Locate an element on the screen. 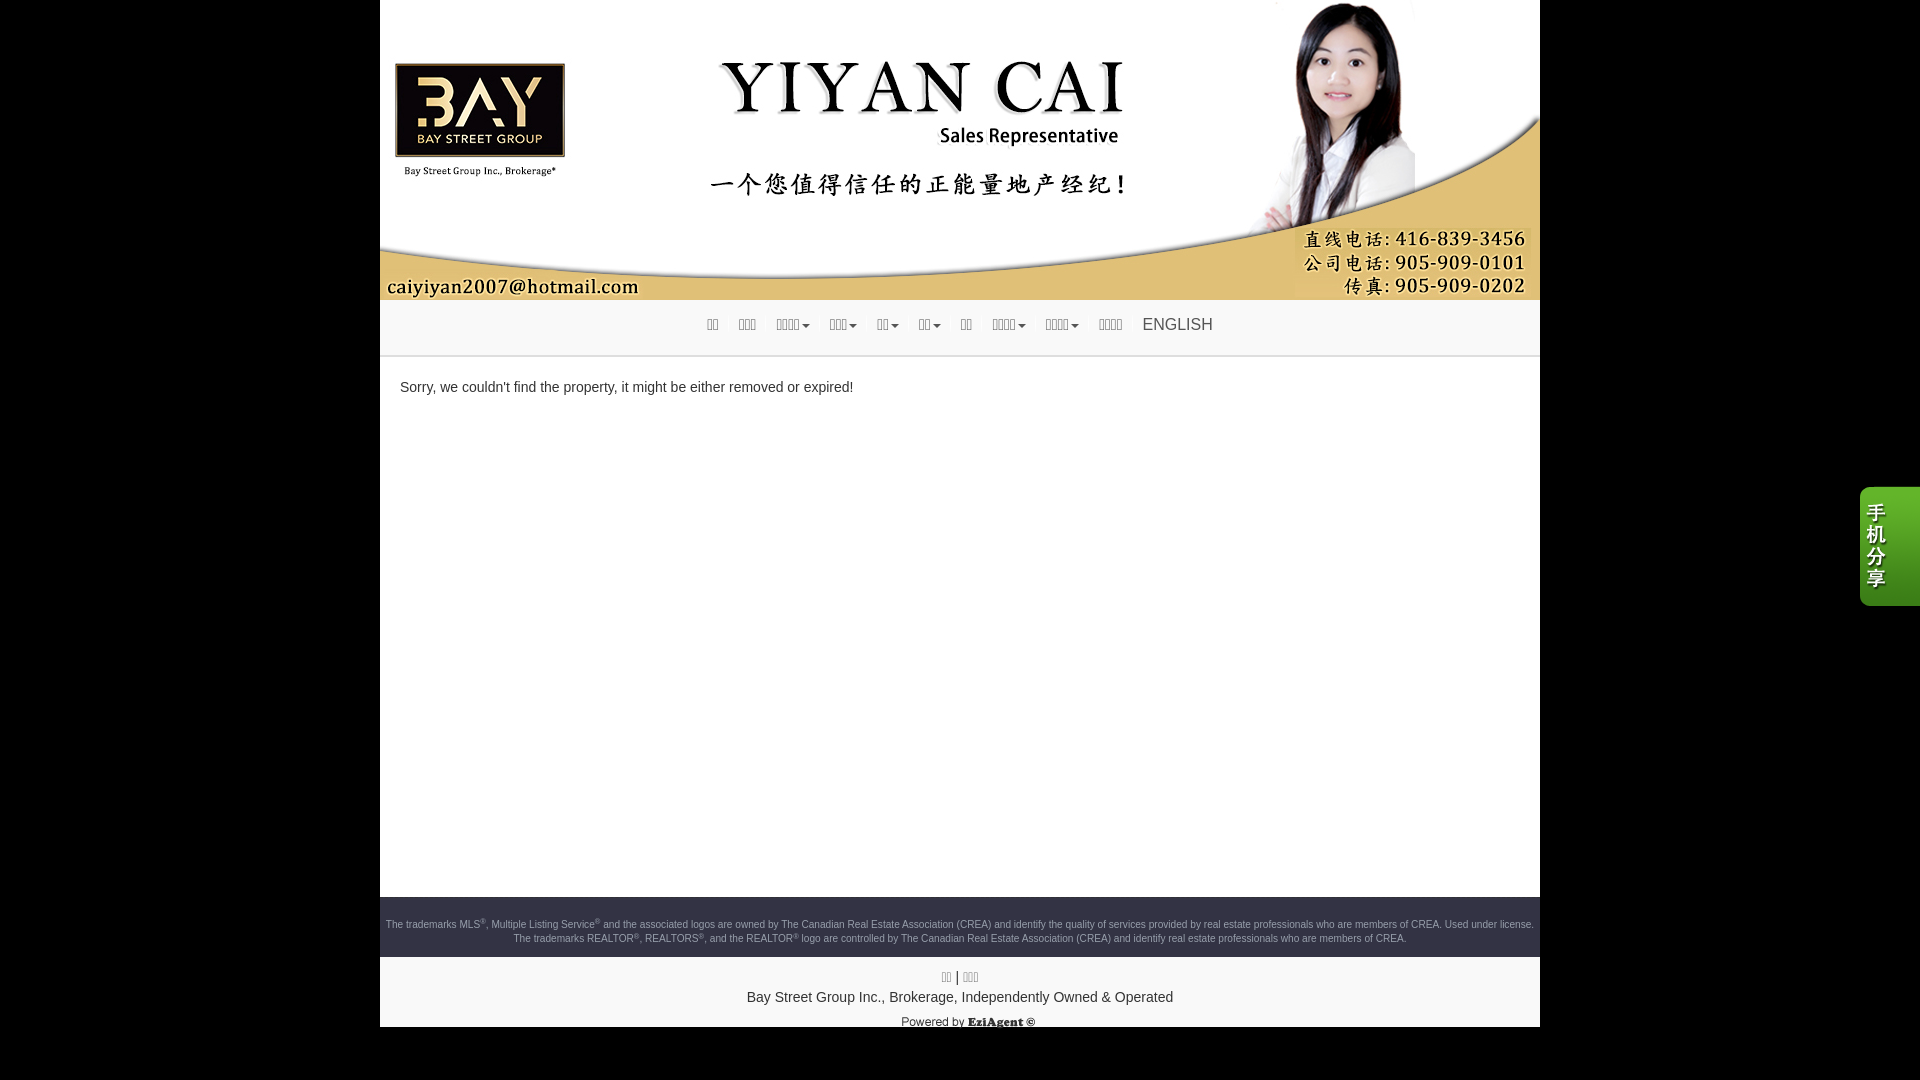  'ENGLISH' is located at coordinates (1132, 323).